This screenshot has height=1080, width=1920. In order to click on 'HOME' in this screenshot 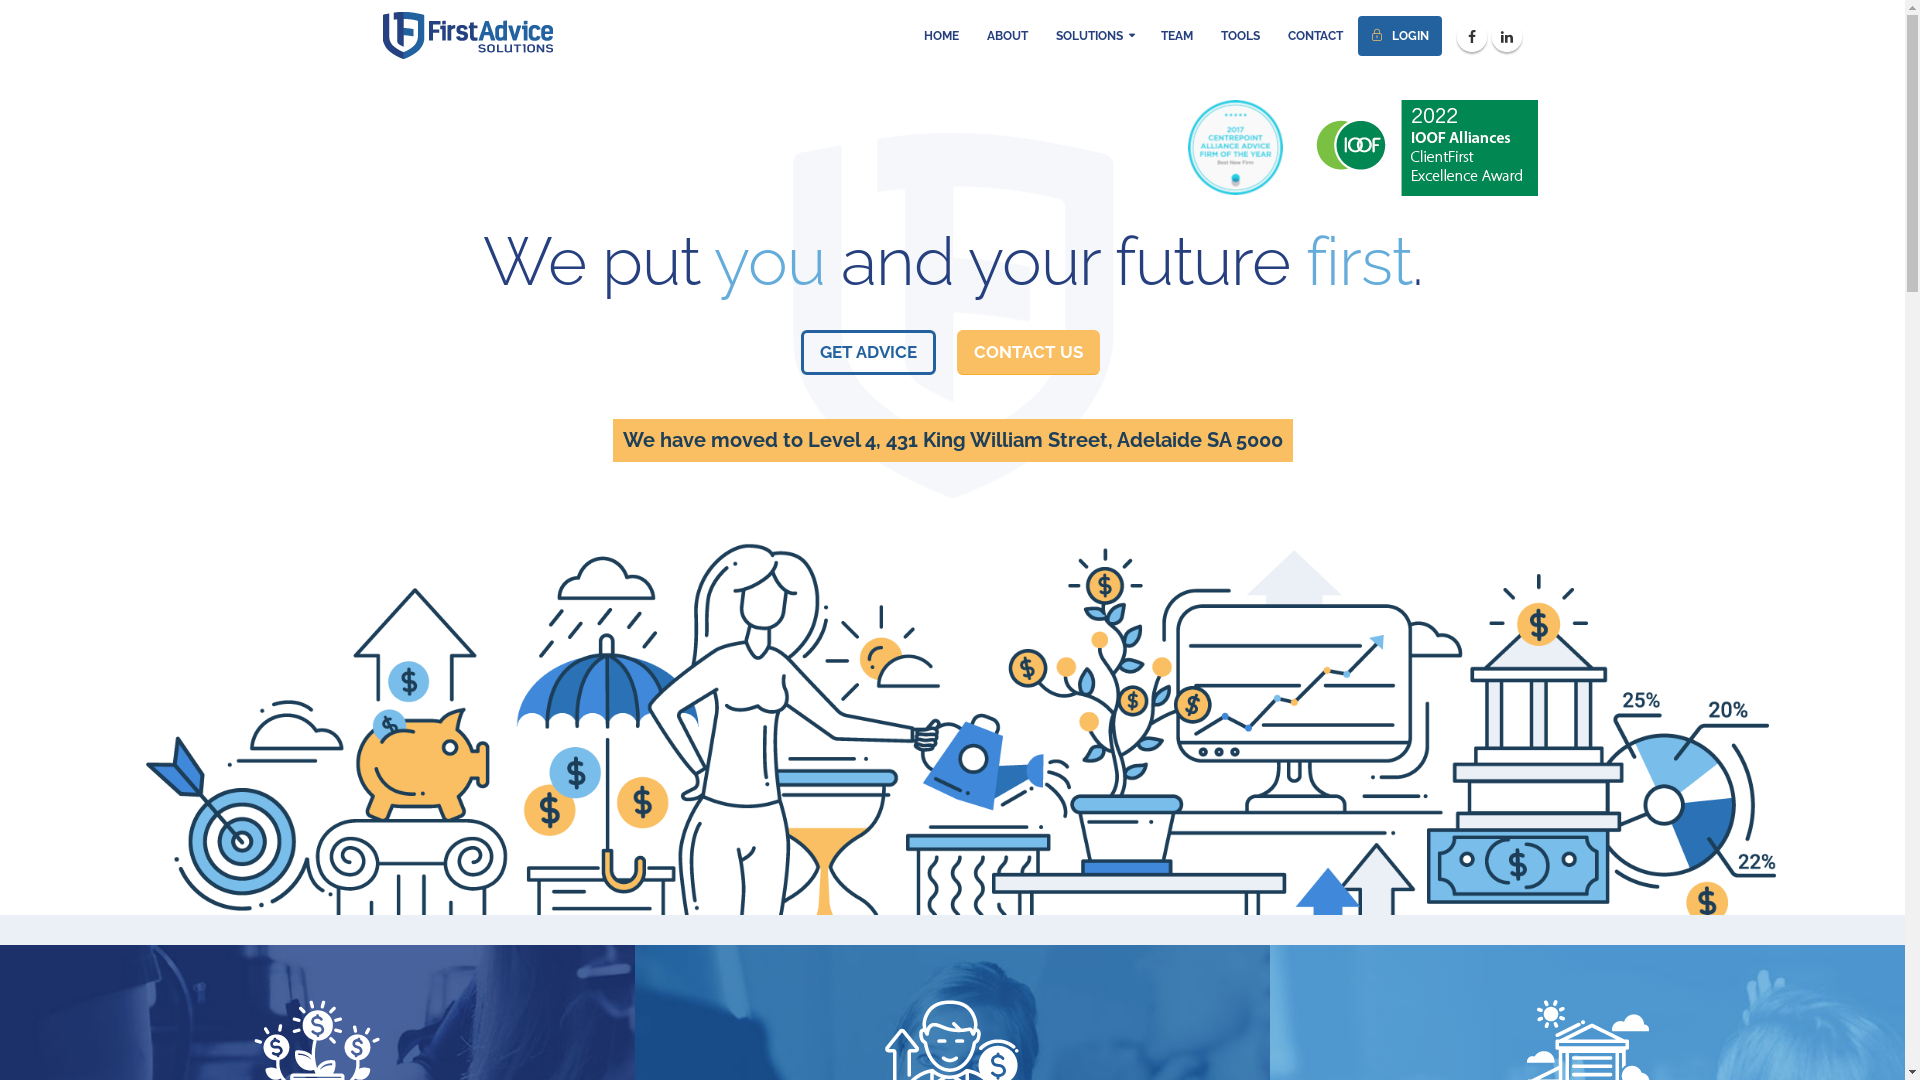, I will do `click(939, 35)`.